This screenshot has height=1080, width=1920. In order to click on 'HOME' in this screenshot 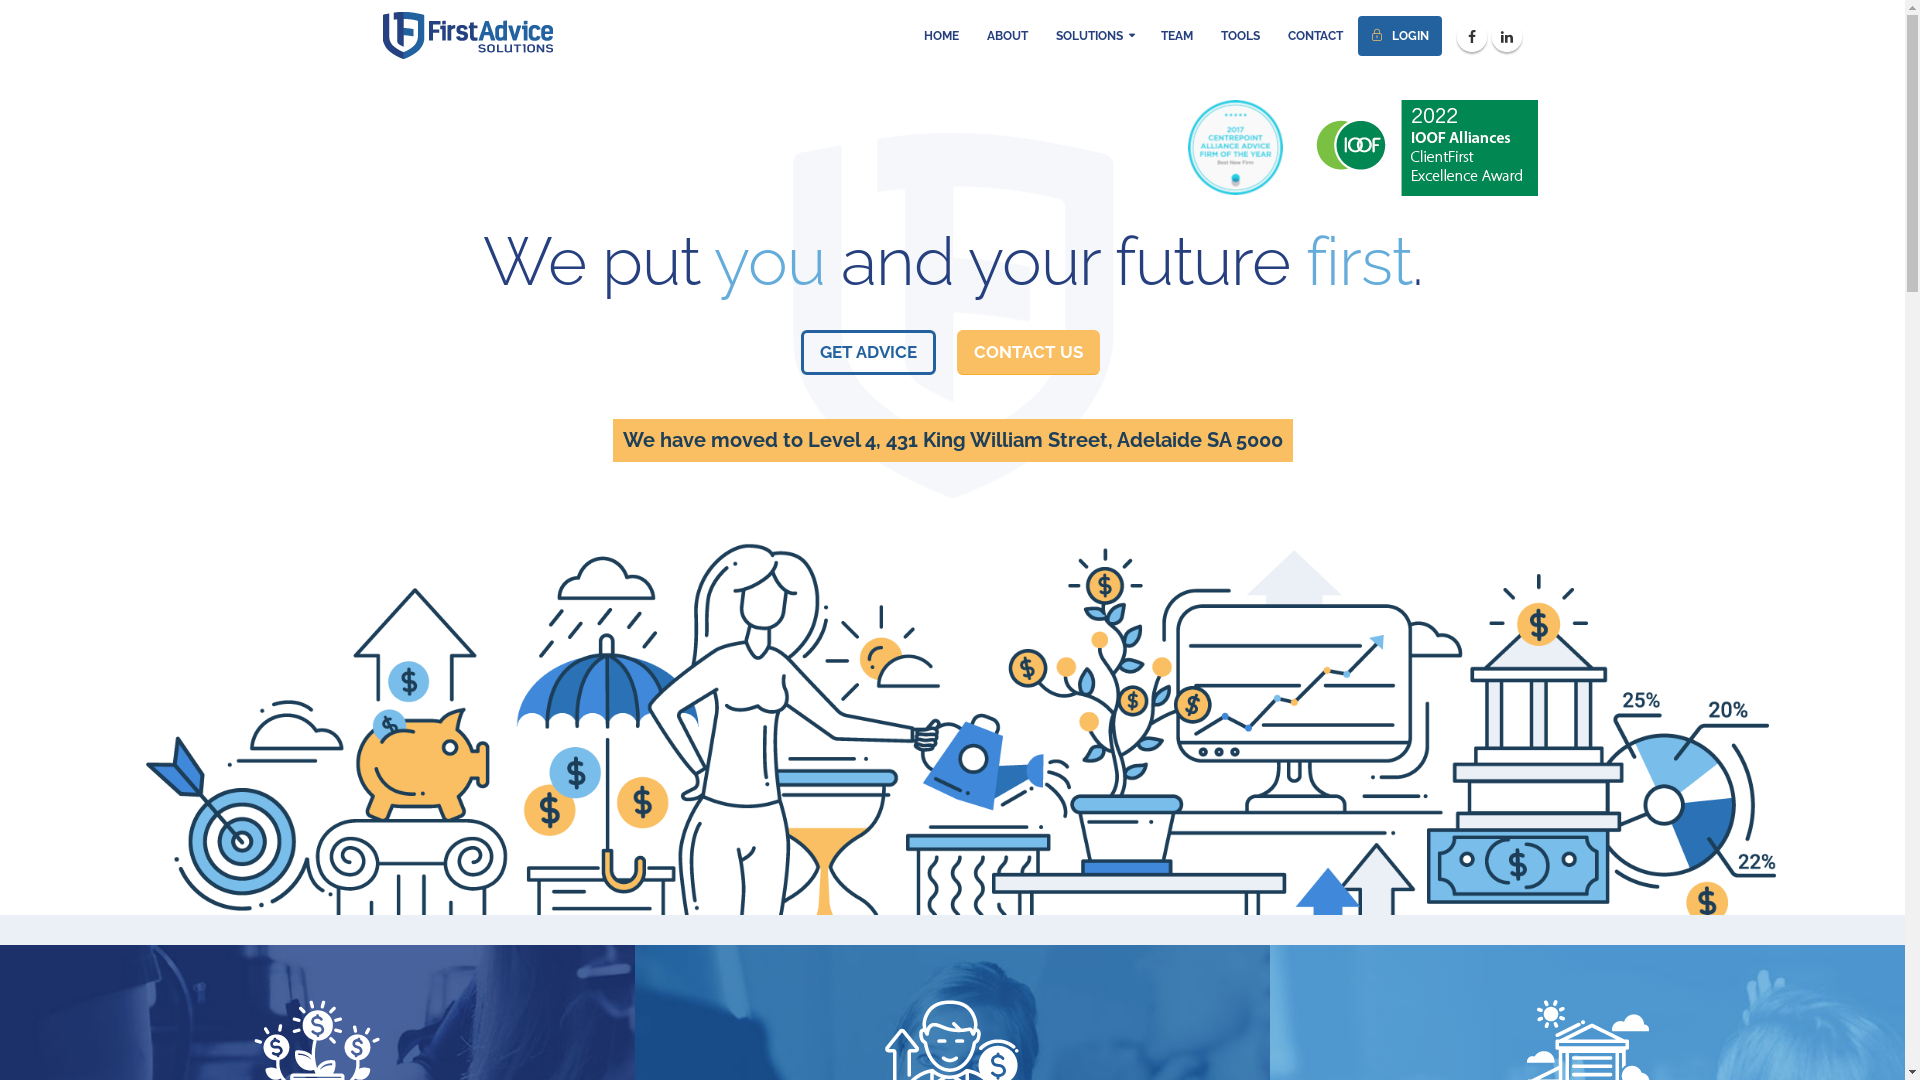, I will do `click(939, 35)`.